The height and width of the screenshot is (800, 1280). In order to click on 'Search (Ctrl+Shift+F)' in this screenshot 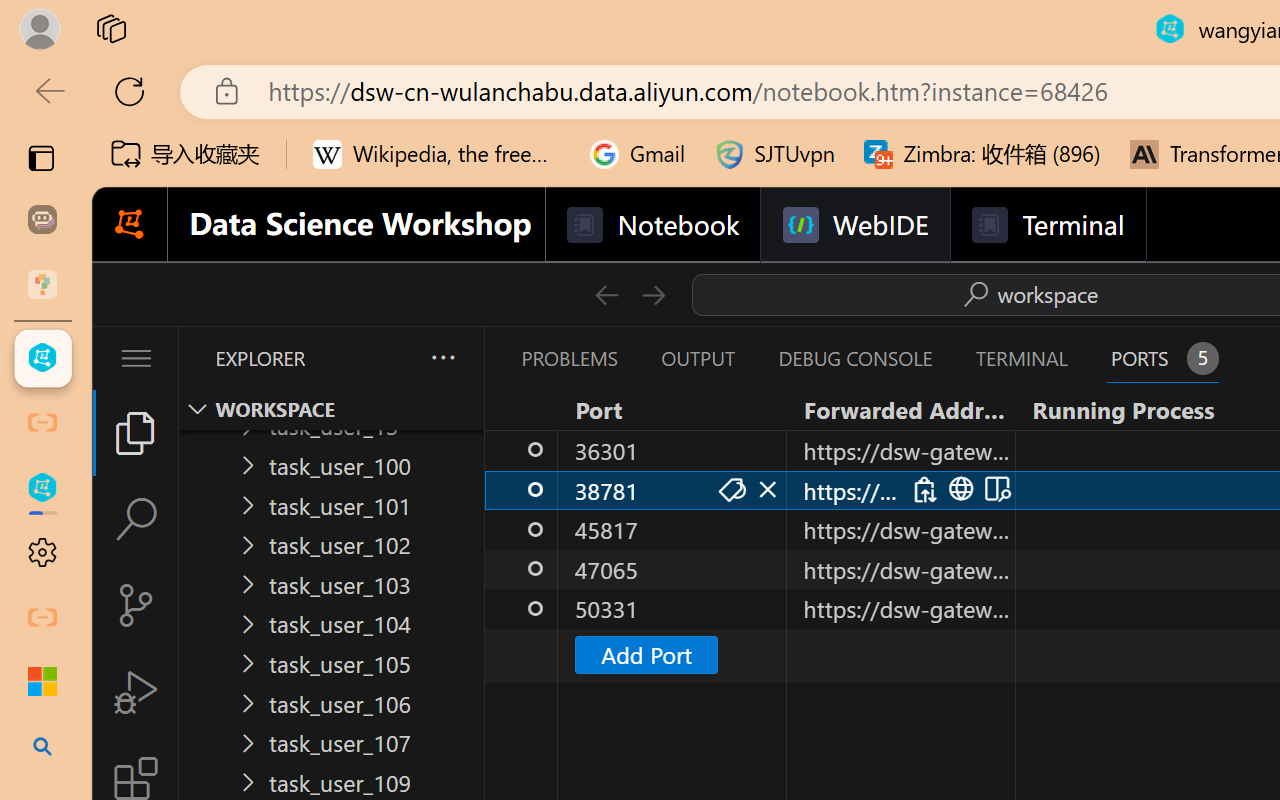, I will do `click(134, 518)`.